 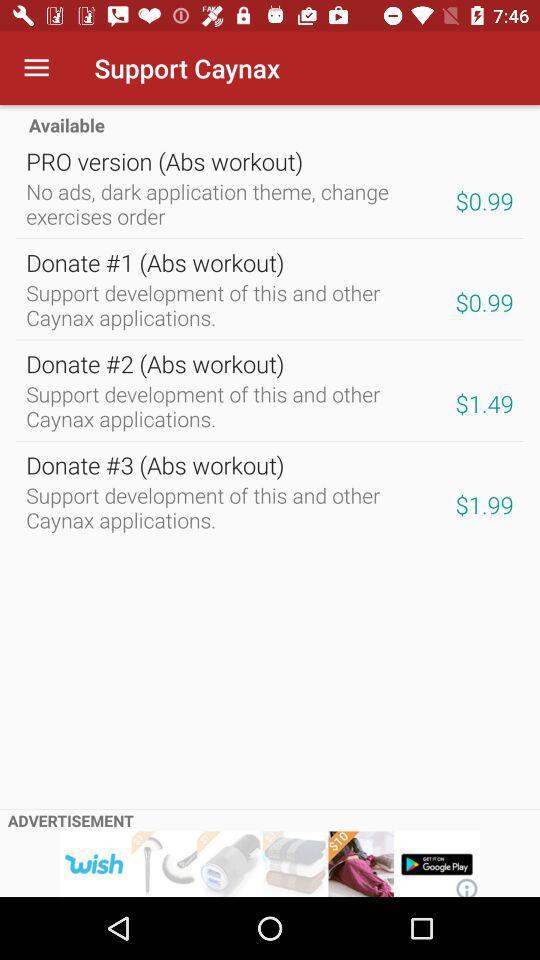 What do you see at coordinates (270, 863) in the screenshot?
I see `advertisement` at bounding box center [270, 863].